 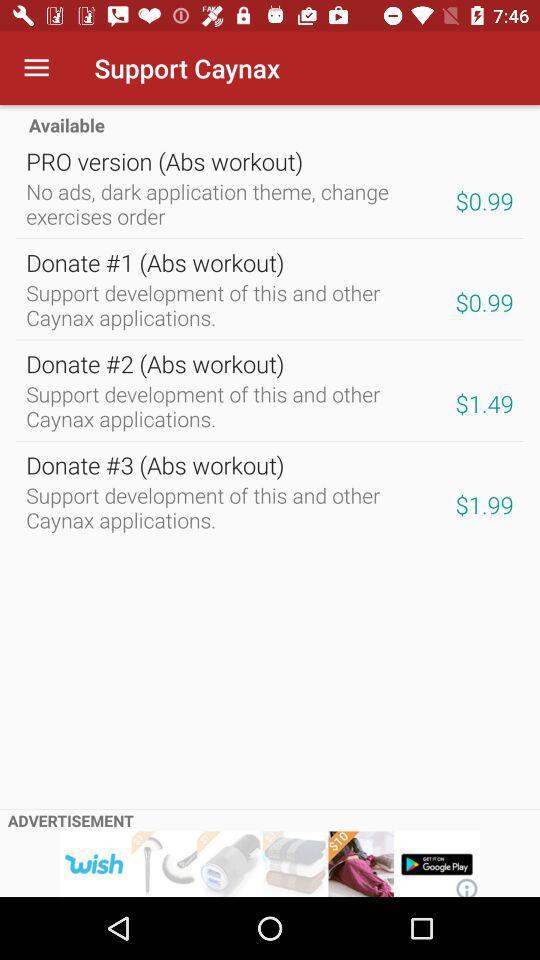 What do you see at coordinates (270, 863) in the screenshot?
I see `advertisement` at bounding box center [270, 863].